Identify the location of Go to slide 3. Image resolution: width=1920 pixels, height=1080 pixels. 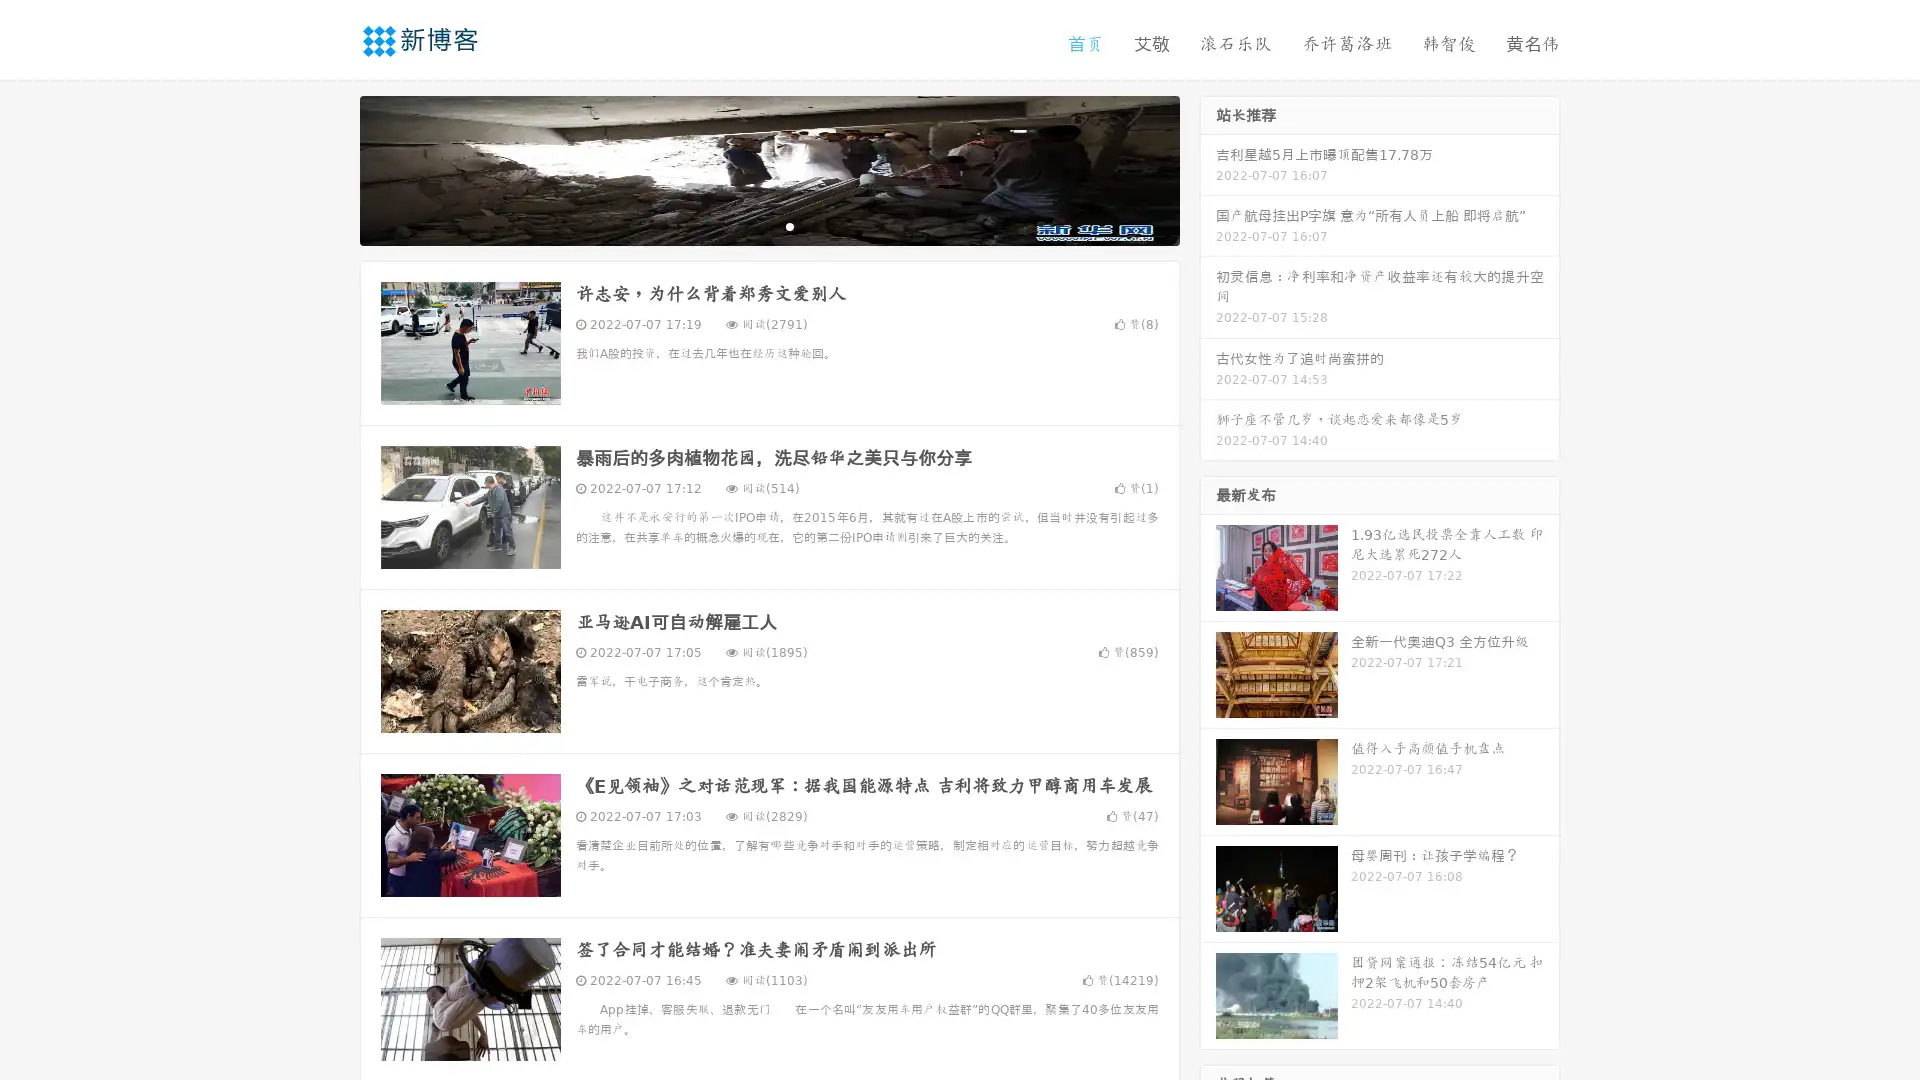
(789, 225).